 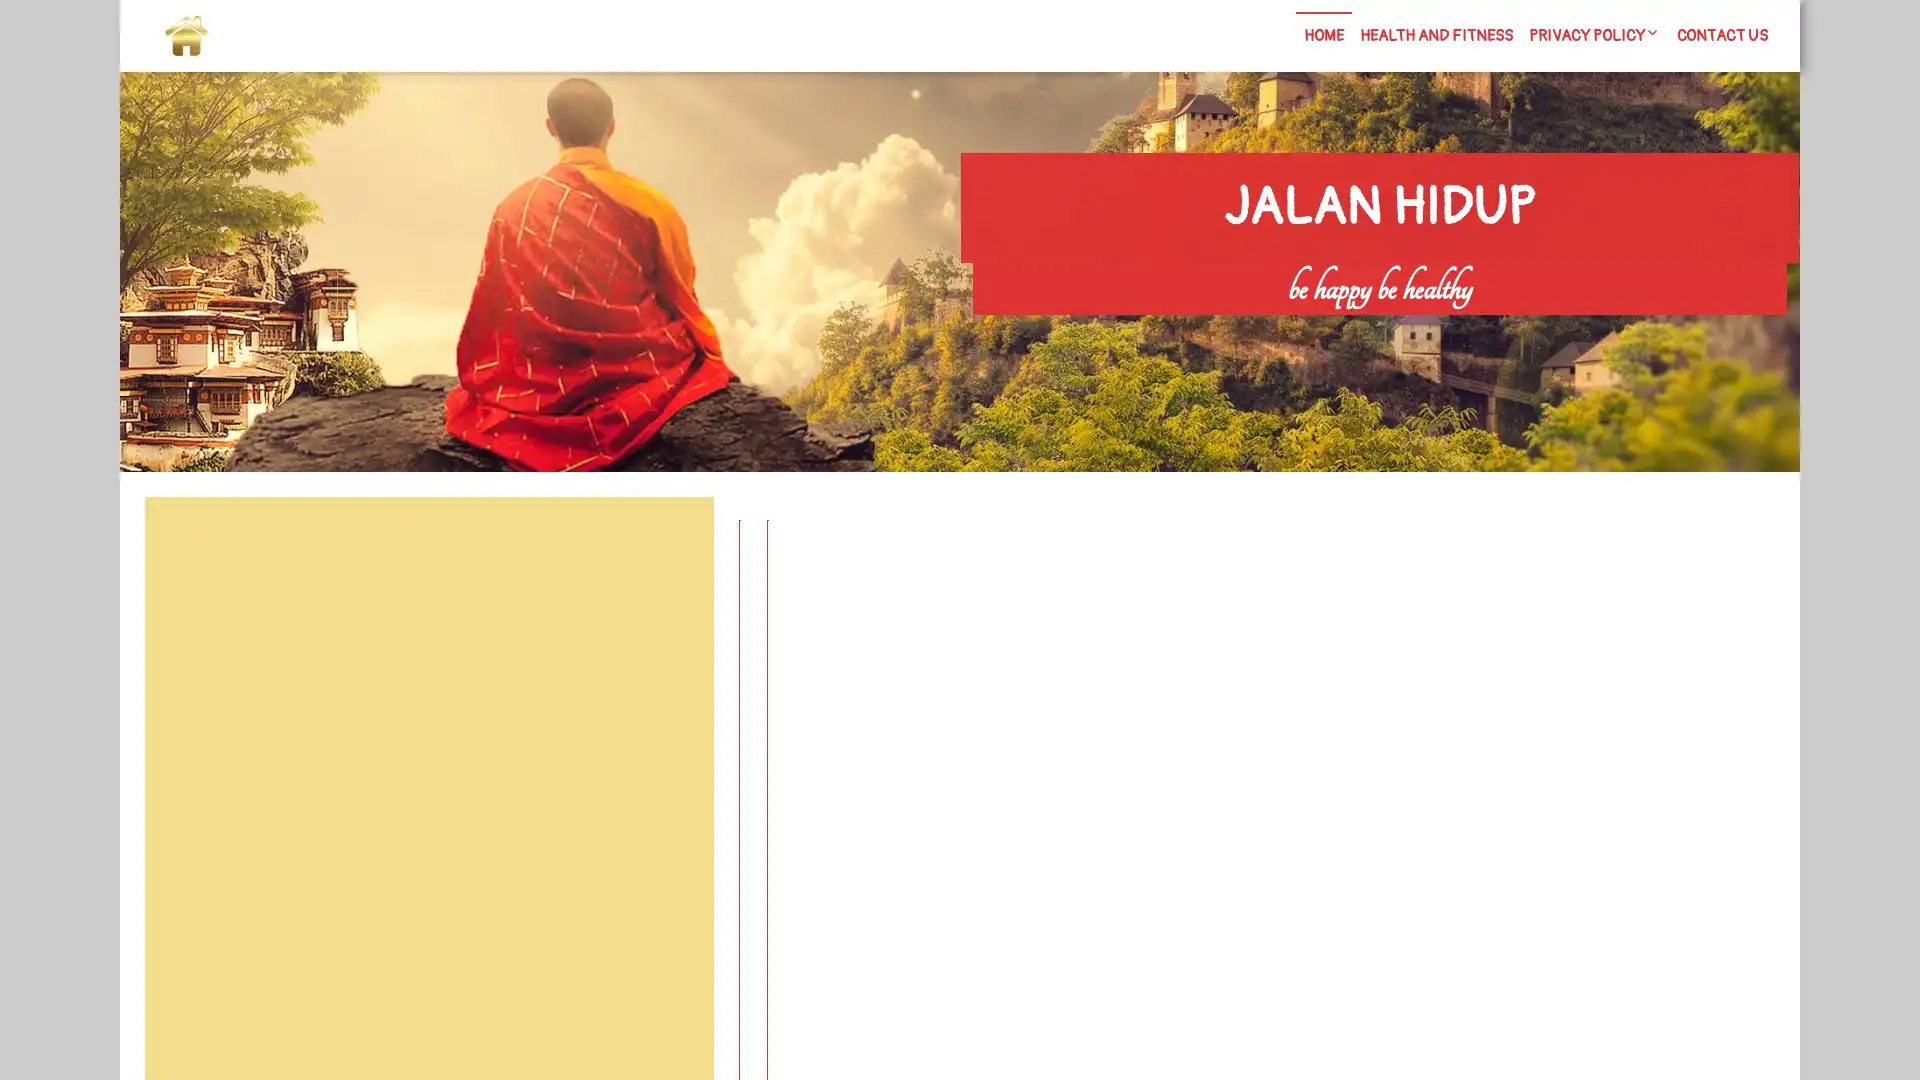 I want to click on Search, so click(x=1557, y=327).